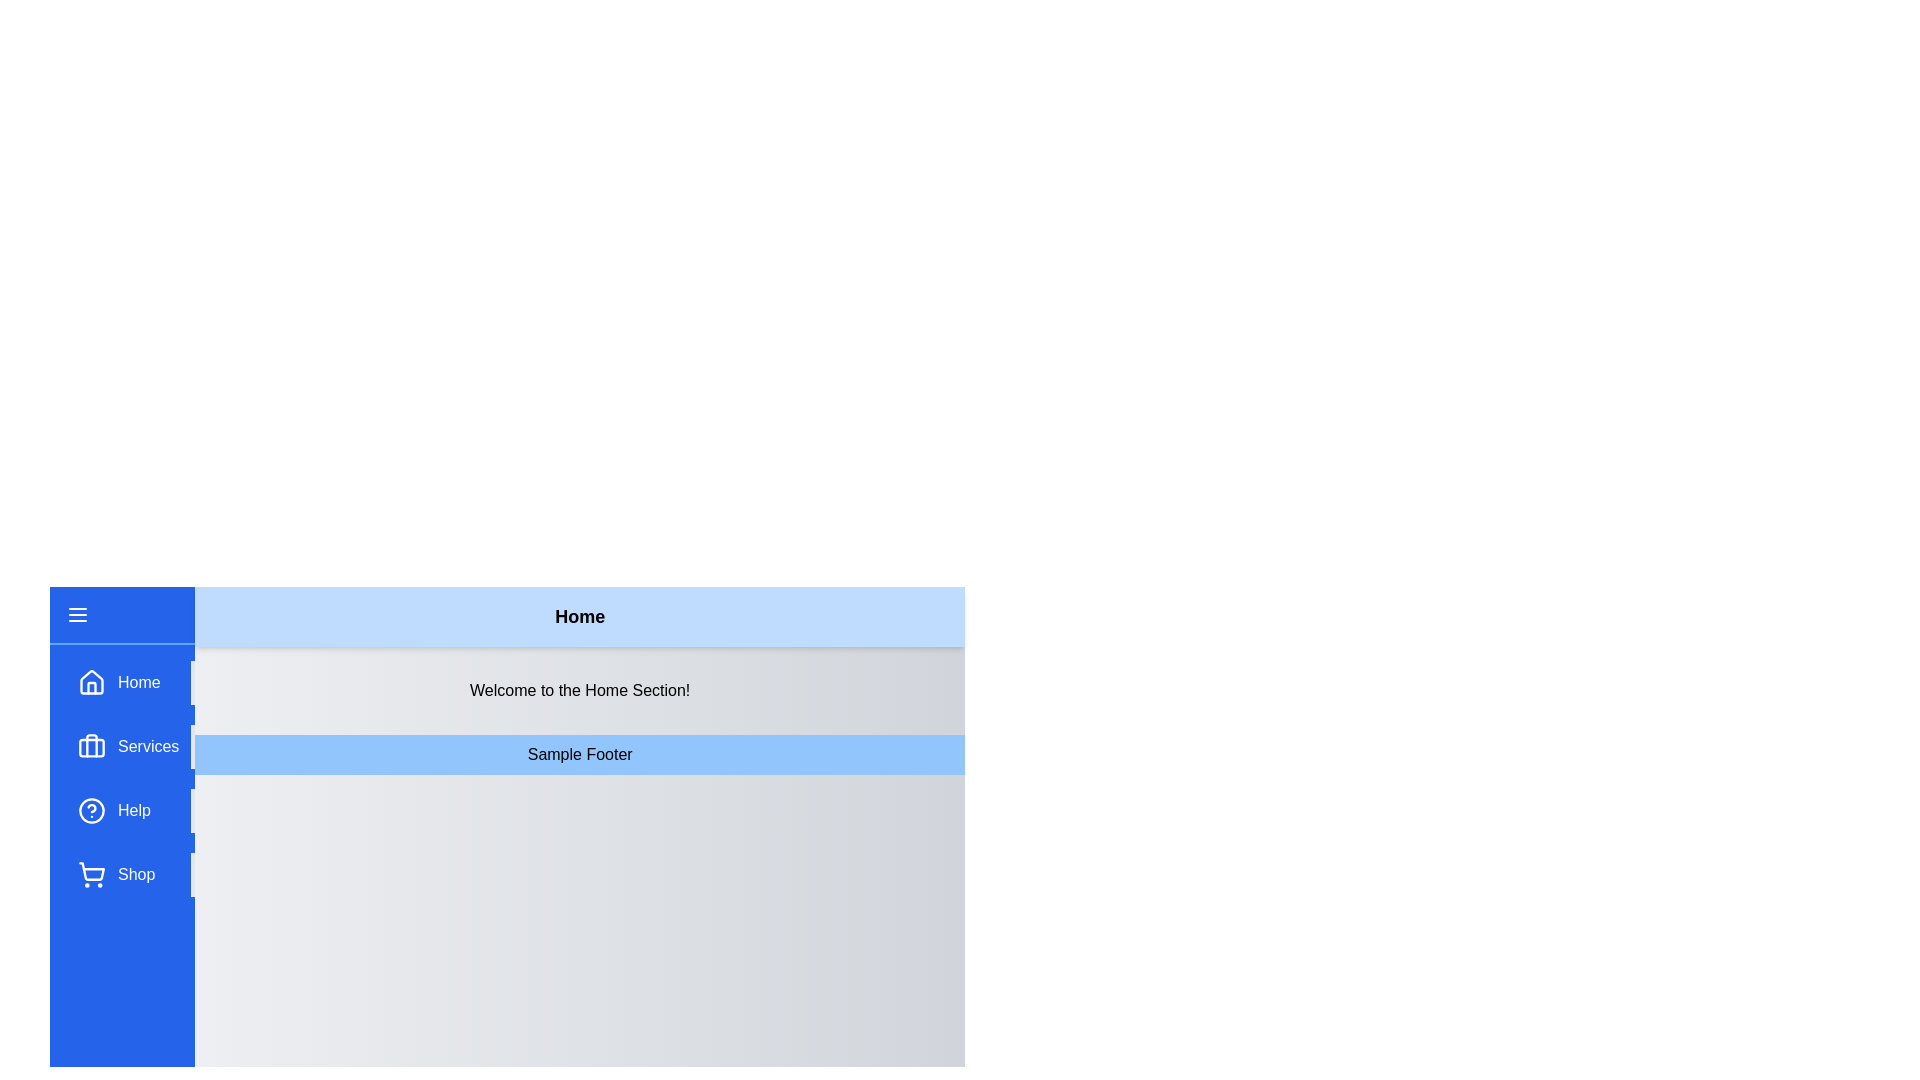 Image resolution: width=1920 pixels, height=1080 pixels. I want to click on the shopping cart icon located at the bottom of the 'Shop' menu item in the vertical navigation bar for accessibility purposes, so click(90, 874).